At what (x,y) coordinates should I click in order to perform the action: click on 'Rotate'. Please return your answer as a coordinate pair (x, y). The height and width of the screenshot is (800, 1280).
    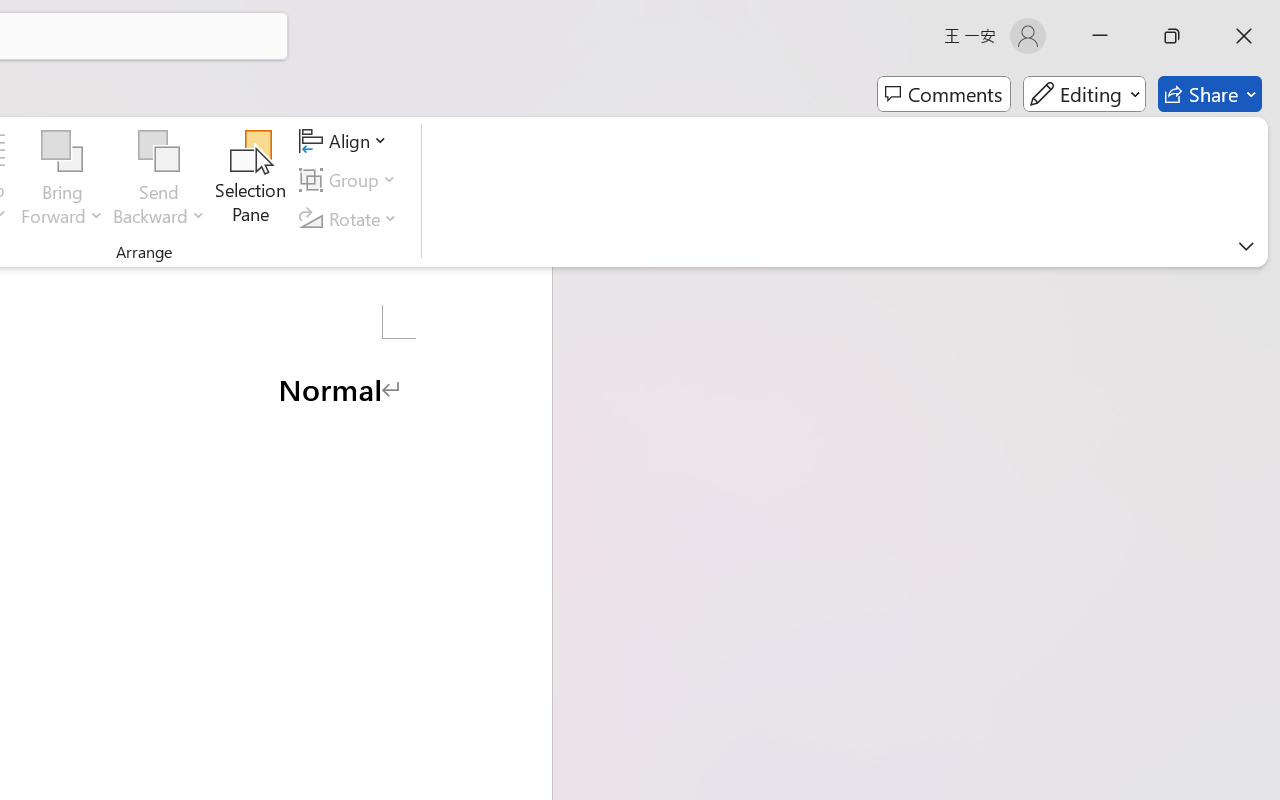
    Looking at the image, I should click on (351, 218).